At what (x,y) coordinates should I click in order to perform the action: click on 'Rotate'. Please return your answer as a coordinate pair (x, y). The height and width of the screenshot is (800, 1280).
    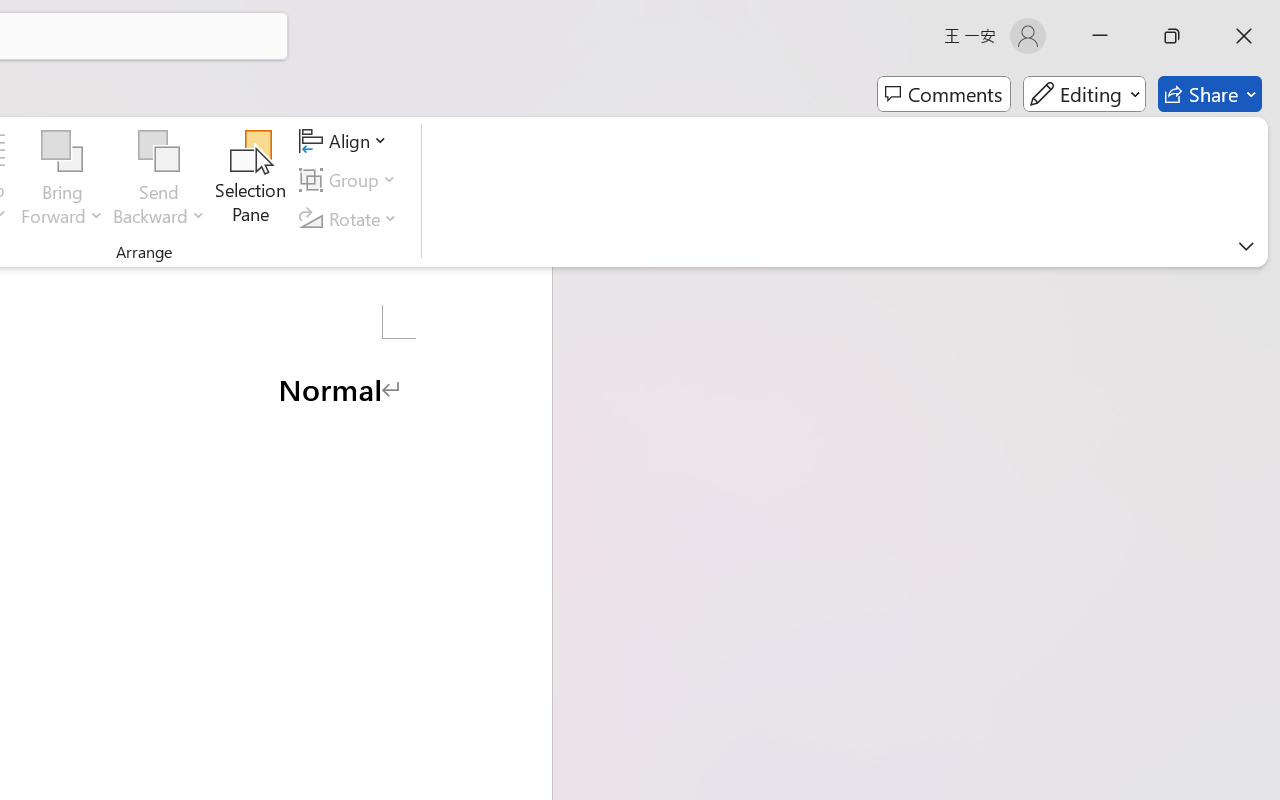
    Looking at the image, I should click on (351, 218).